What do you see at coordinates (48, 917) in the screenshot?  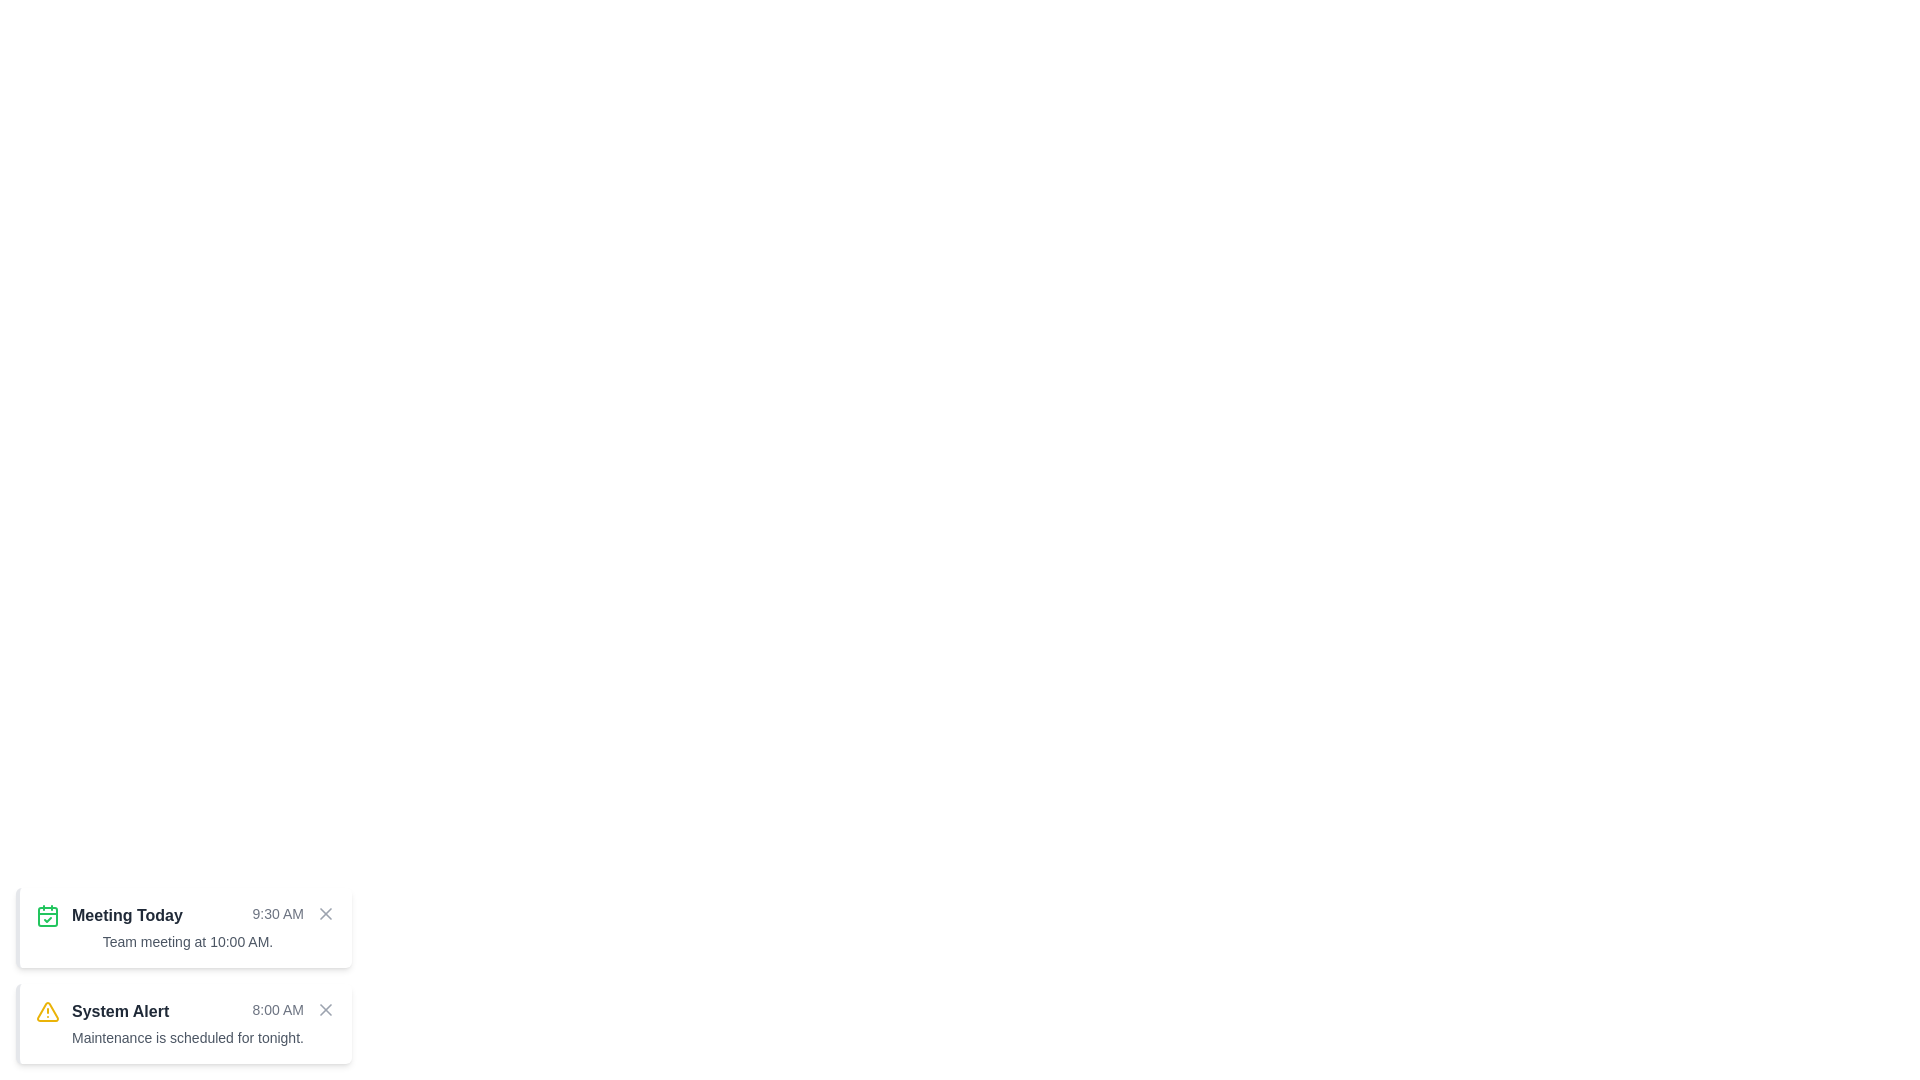 I see `calendar icon part of the SVG element, which is a rounded rectangle with a green border and fill, located within a notification indicating 'Meeting Today'` at bounding box center [48, 917].